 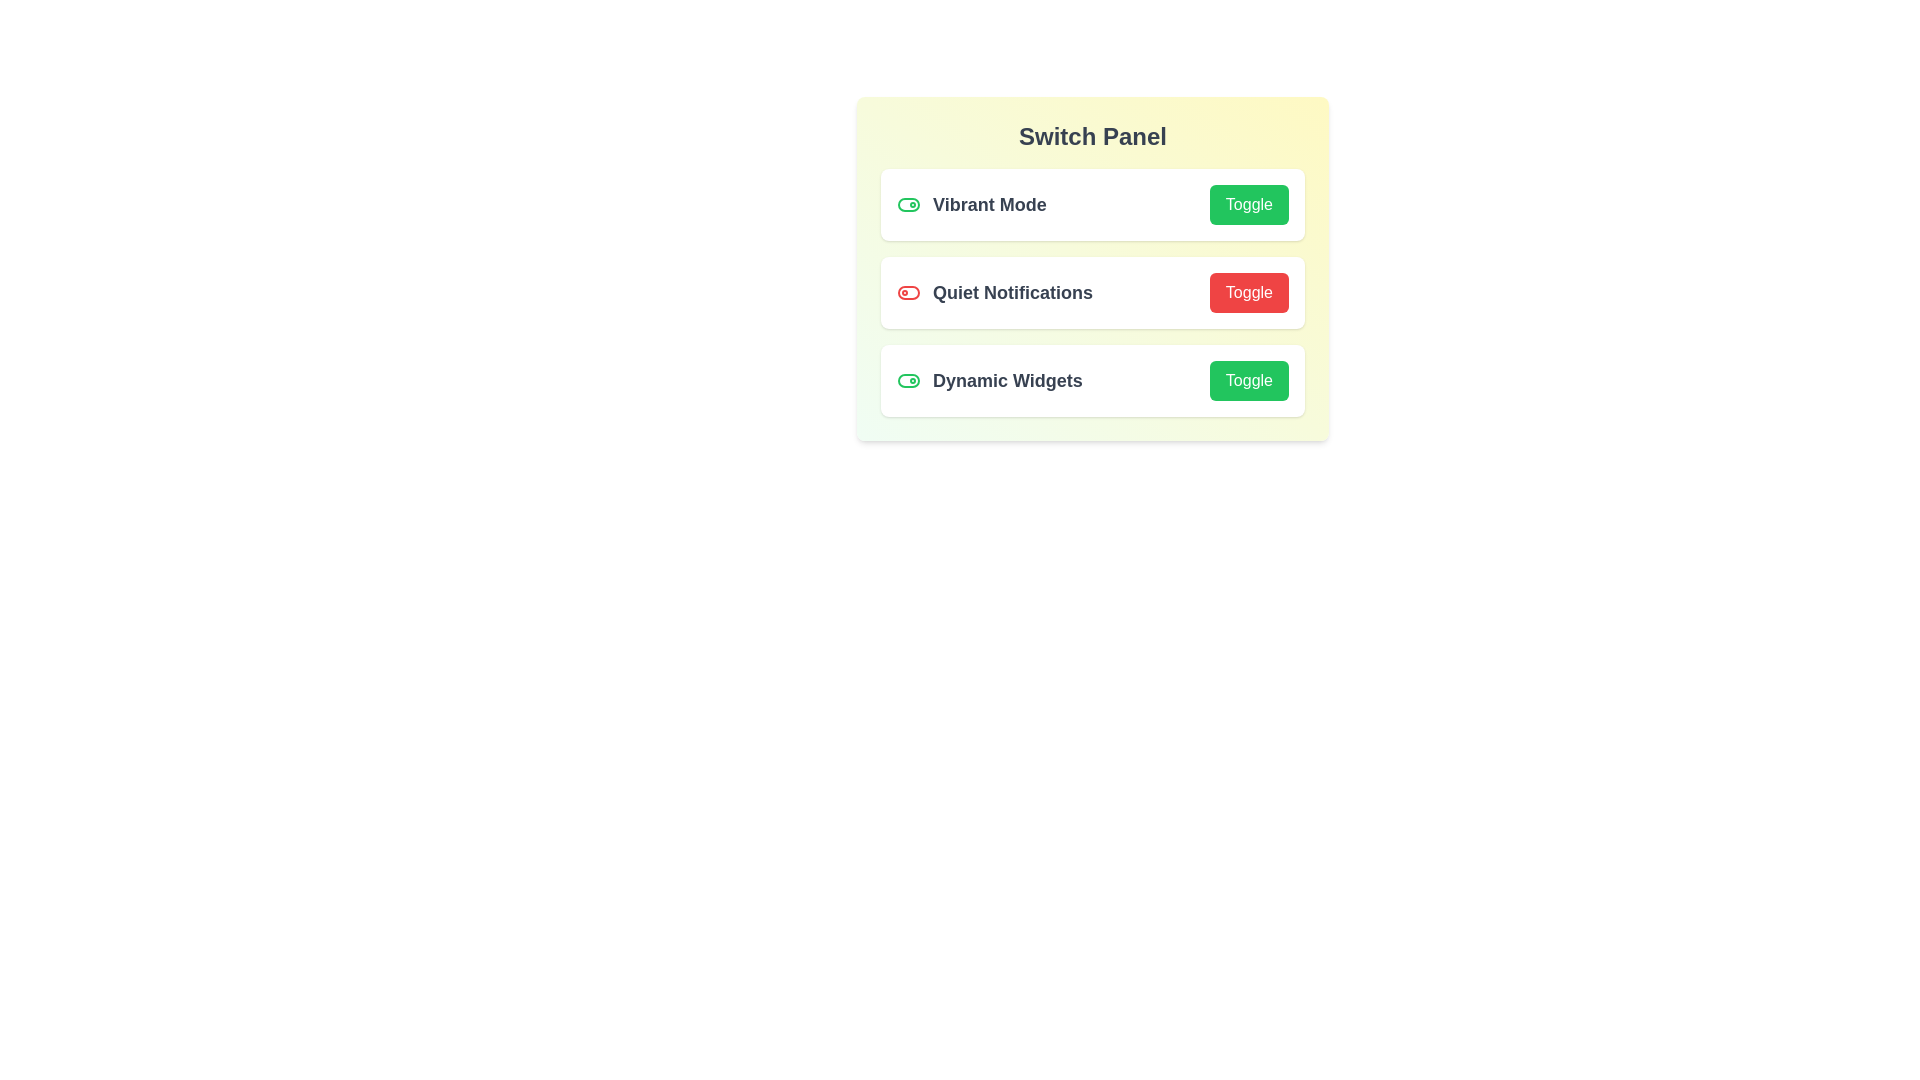 What do you see at coordinates (1247, 204) in the screenshot?
I see `toggle button for Vibrant Mode to change its state` at bounding box center [1247, 204].